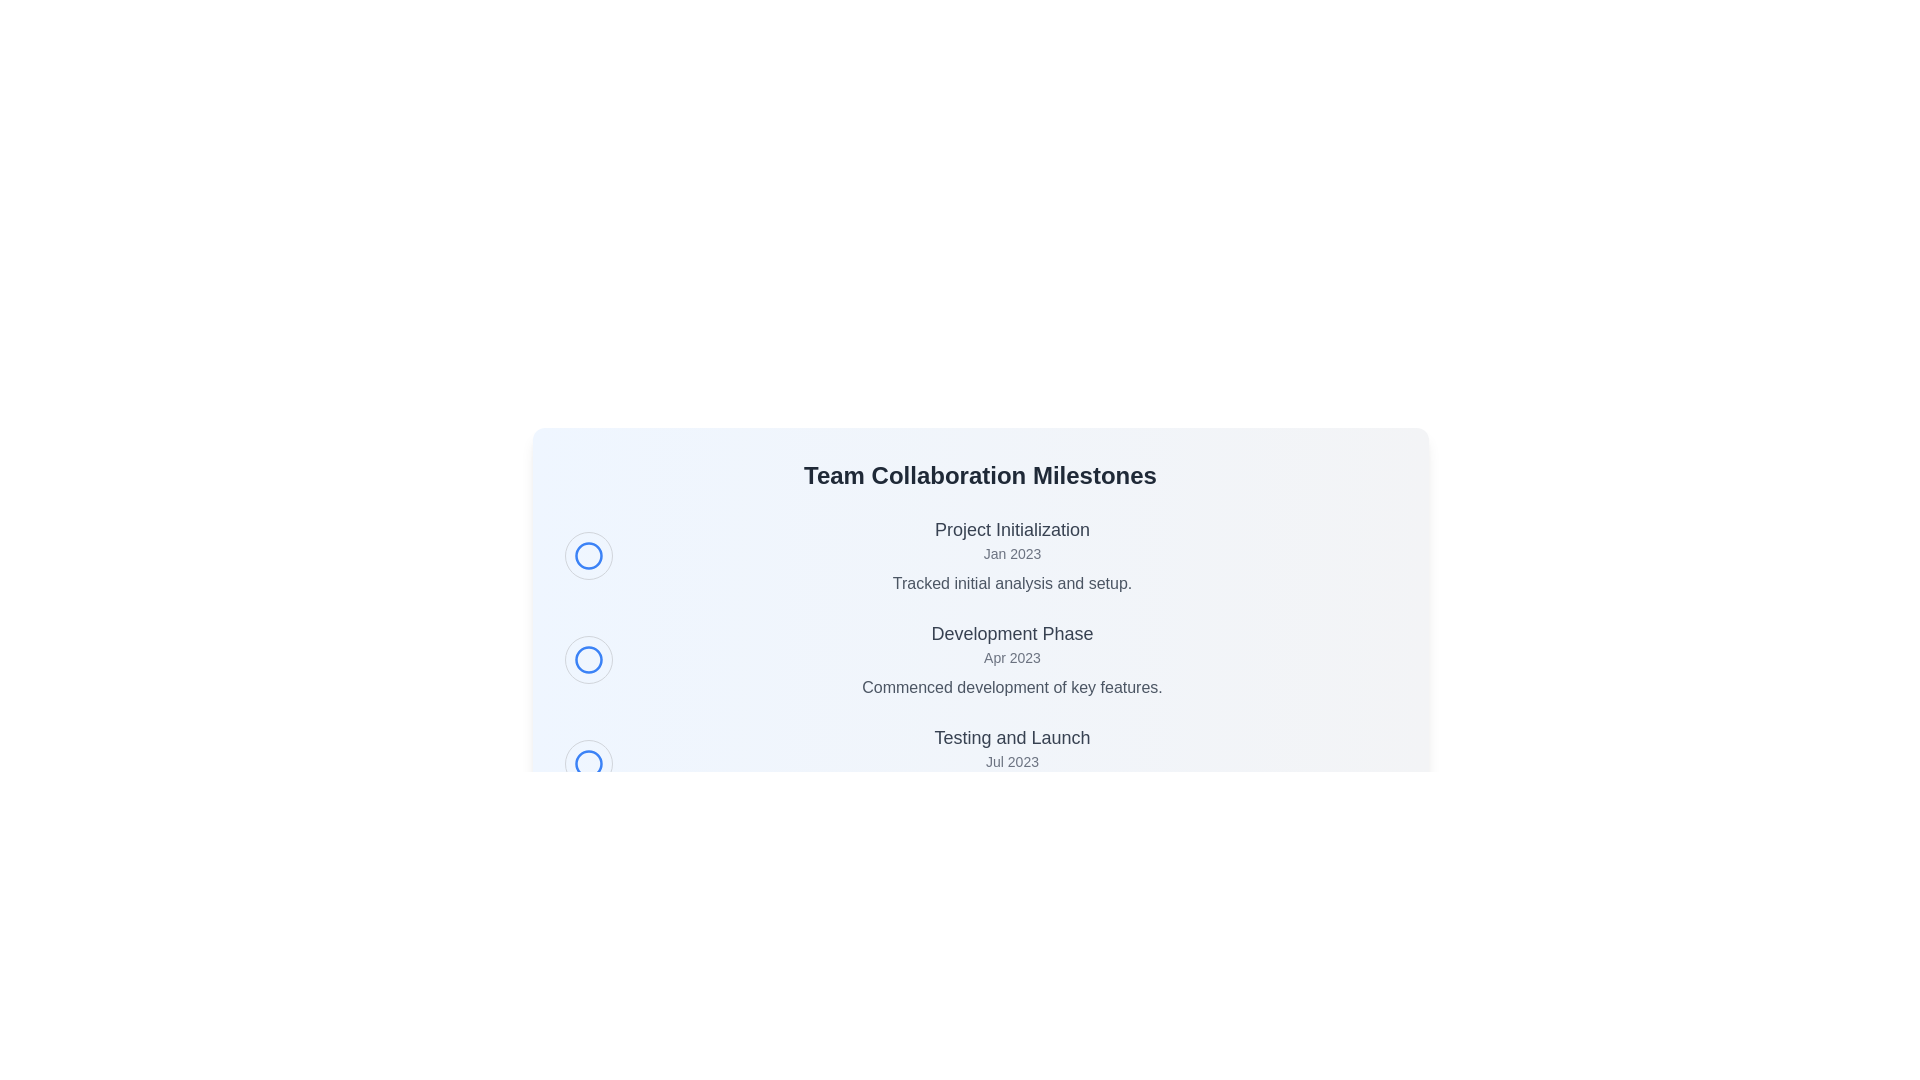 The image size is (1920, 1080). What do you see at coordinates (587, 555) in the screenshot?
I see `the inner decorative point of the graphical marker representing the first milestone in the 'Team Collaboration Milestones' timeline` at bounding box center [587, 555].